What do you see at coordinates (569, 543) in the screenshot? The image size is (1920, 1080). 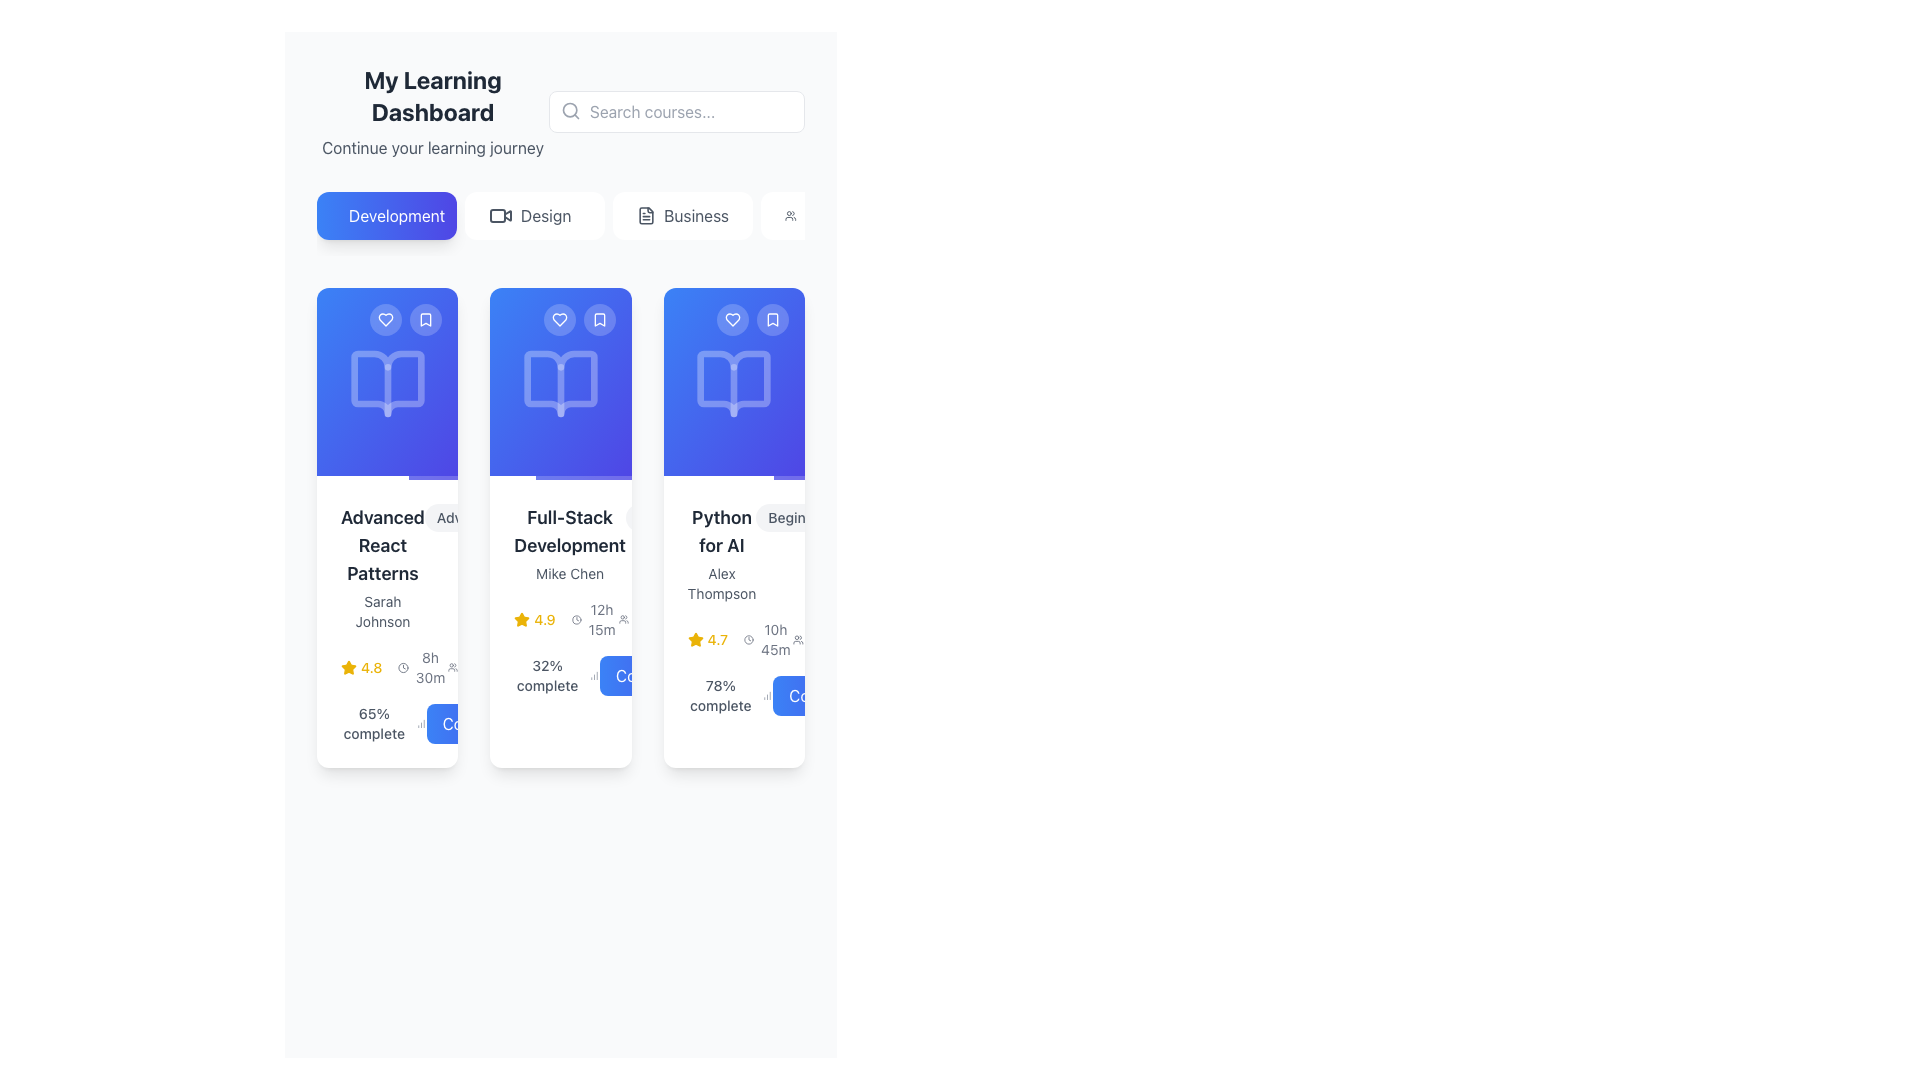 I see `text content of the text block displaying 'Full-Stack Development' and 'Mike Chen', which is located in the middle card of the 'Development' section in the 'My Learning Dashboard'` at bounding box center [569, 543].